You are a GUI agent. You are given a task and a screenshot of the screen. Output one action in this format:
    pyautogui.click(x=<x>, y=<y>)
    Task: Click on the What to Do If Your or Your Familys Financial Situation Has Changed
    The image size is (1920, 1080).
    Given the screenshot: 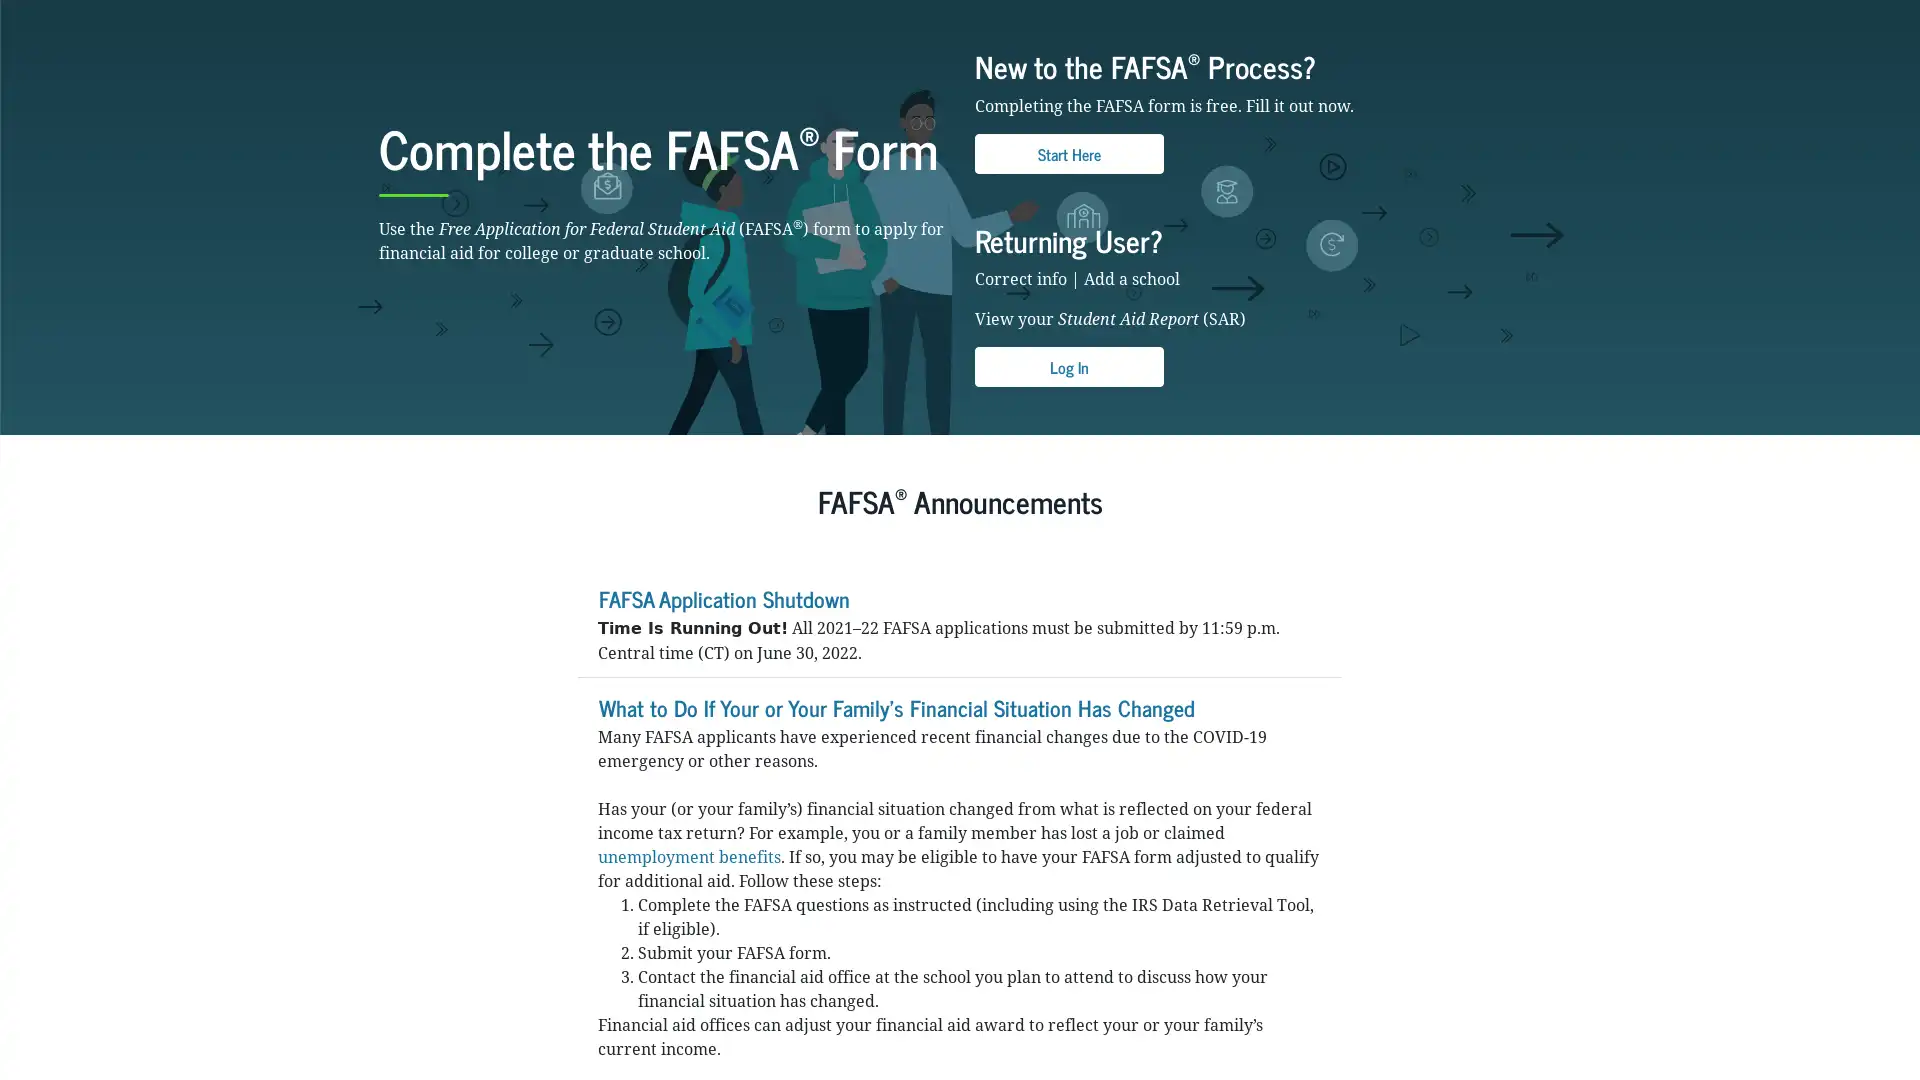 What is the action you would take?
    pyautogui.click(x=895, y=835)
    